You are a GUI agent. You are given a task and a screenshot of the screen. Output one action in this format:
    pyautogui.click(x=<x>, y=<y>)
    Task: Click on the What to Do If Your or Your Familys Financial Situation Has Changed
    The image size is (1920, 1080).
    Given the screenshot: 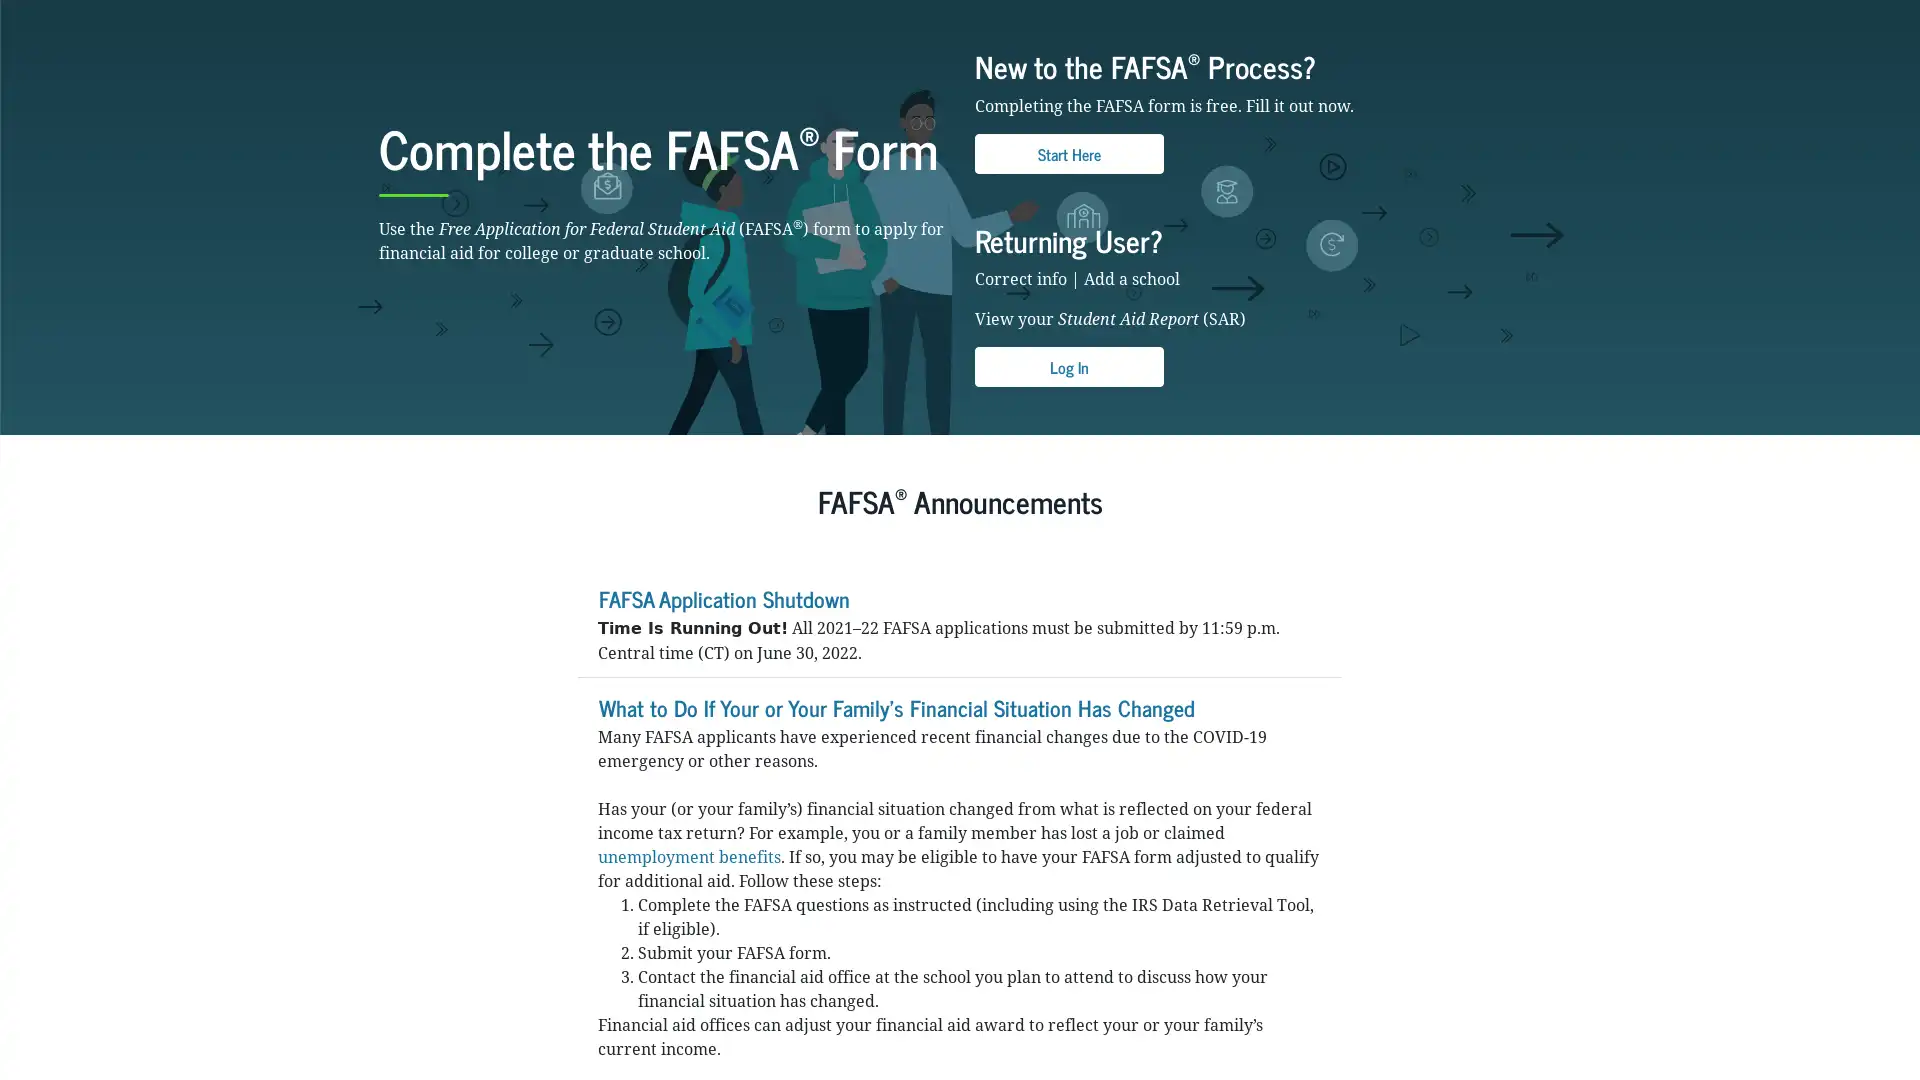 What is the action you would take?
    pyautogui.click(x=895, y=835)
    